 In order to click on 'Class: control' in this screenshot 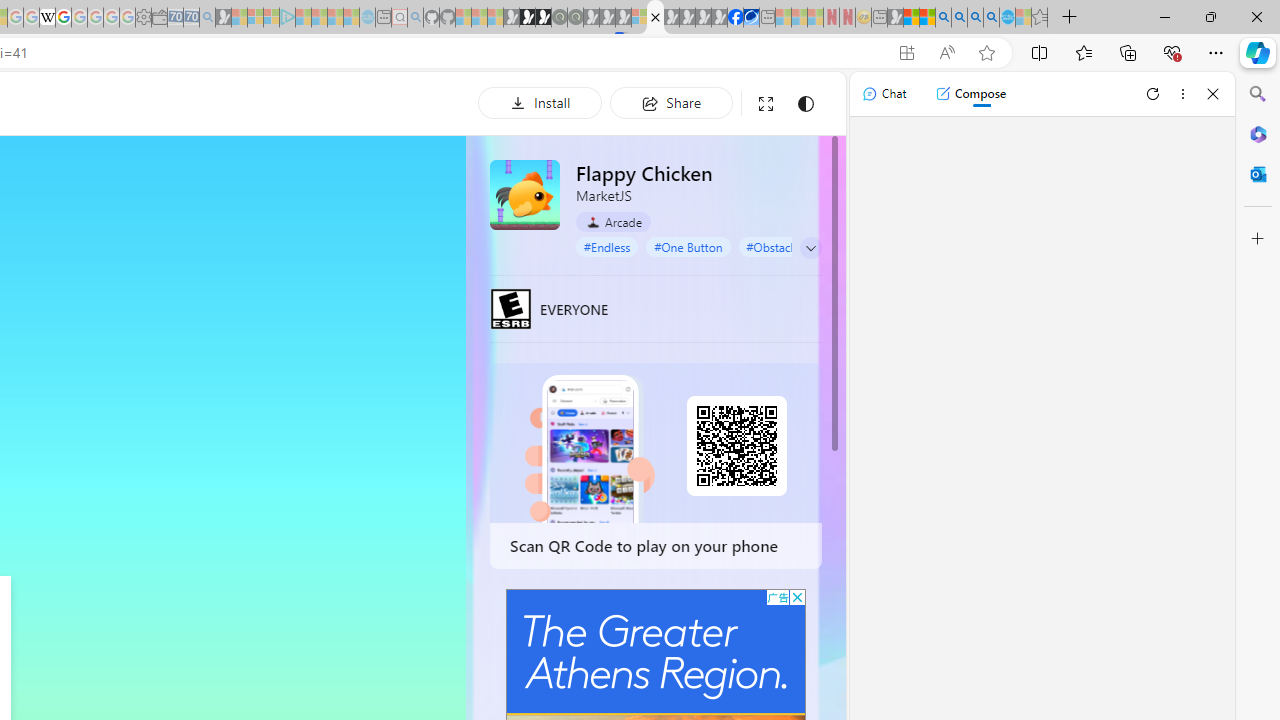, I will do `click(811, 247)`.